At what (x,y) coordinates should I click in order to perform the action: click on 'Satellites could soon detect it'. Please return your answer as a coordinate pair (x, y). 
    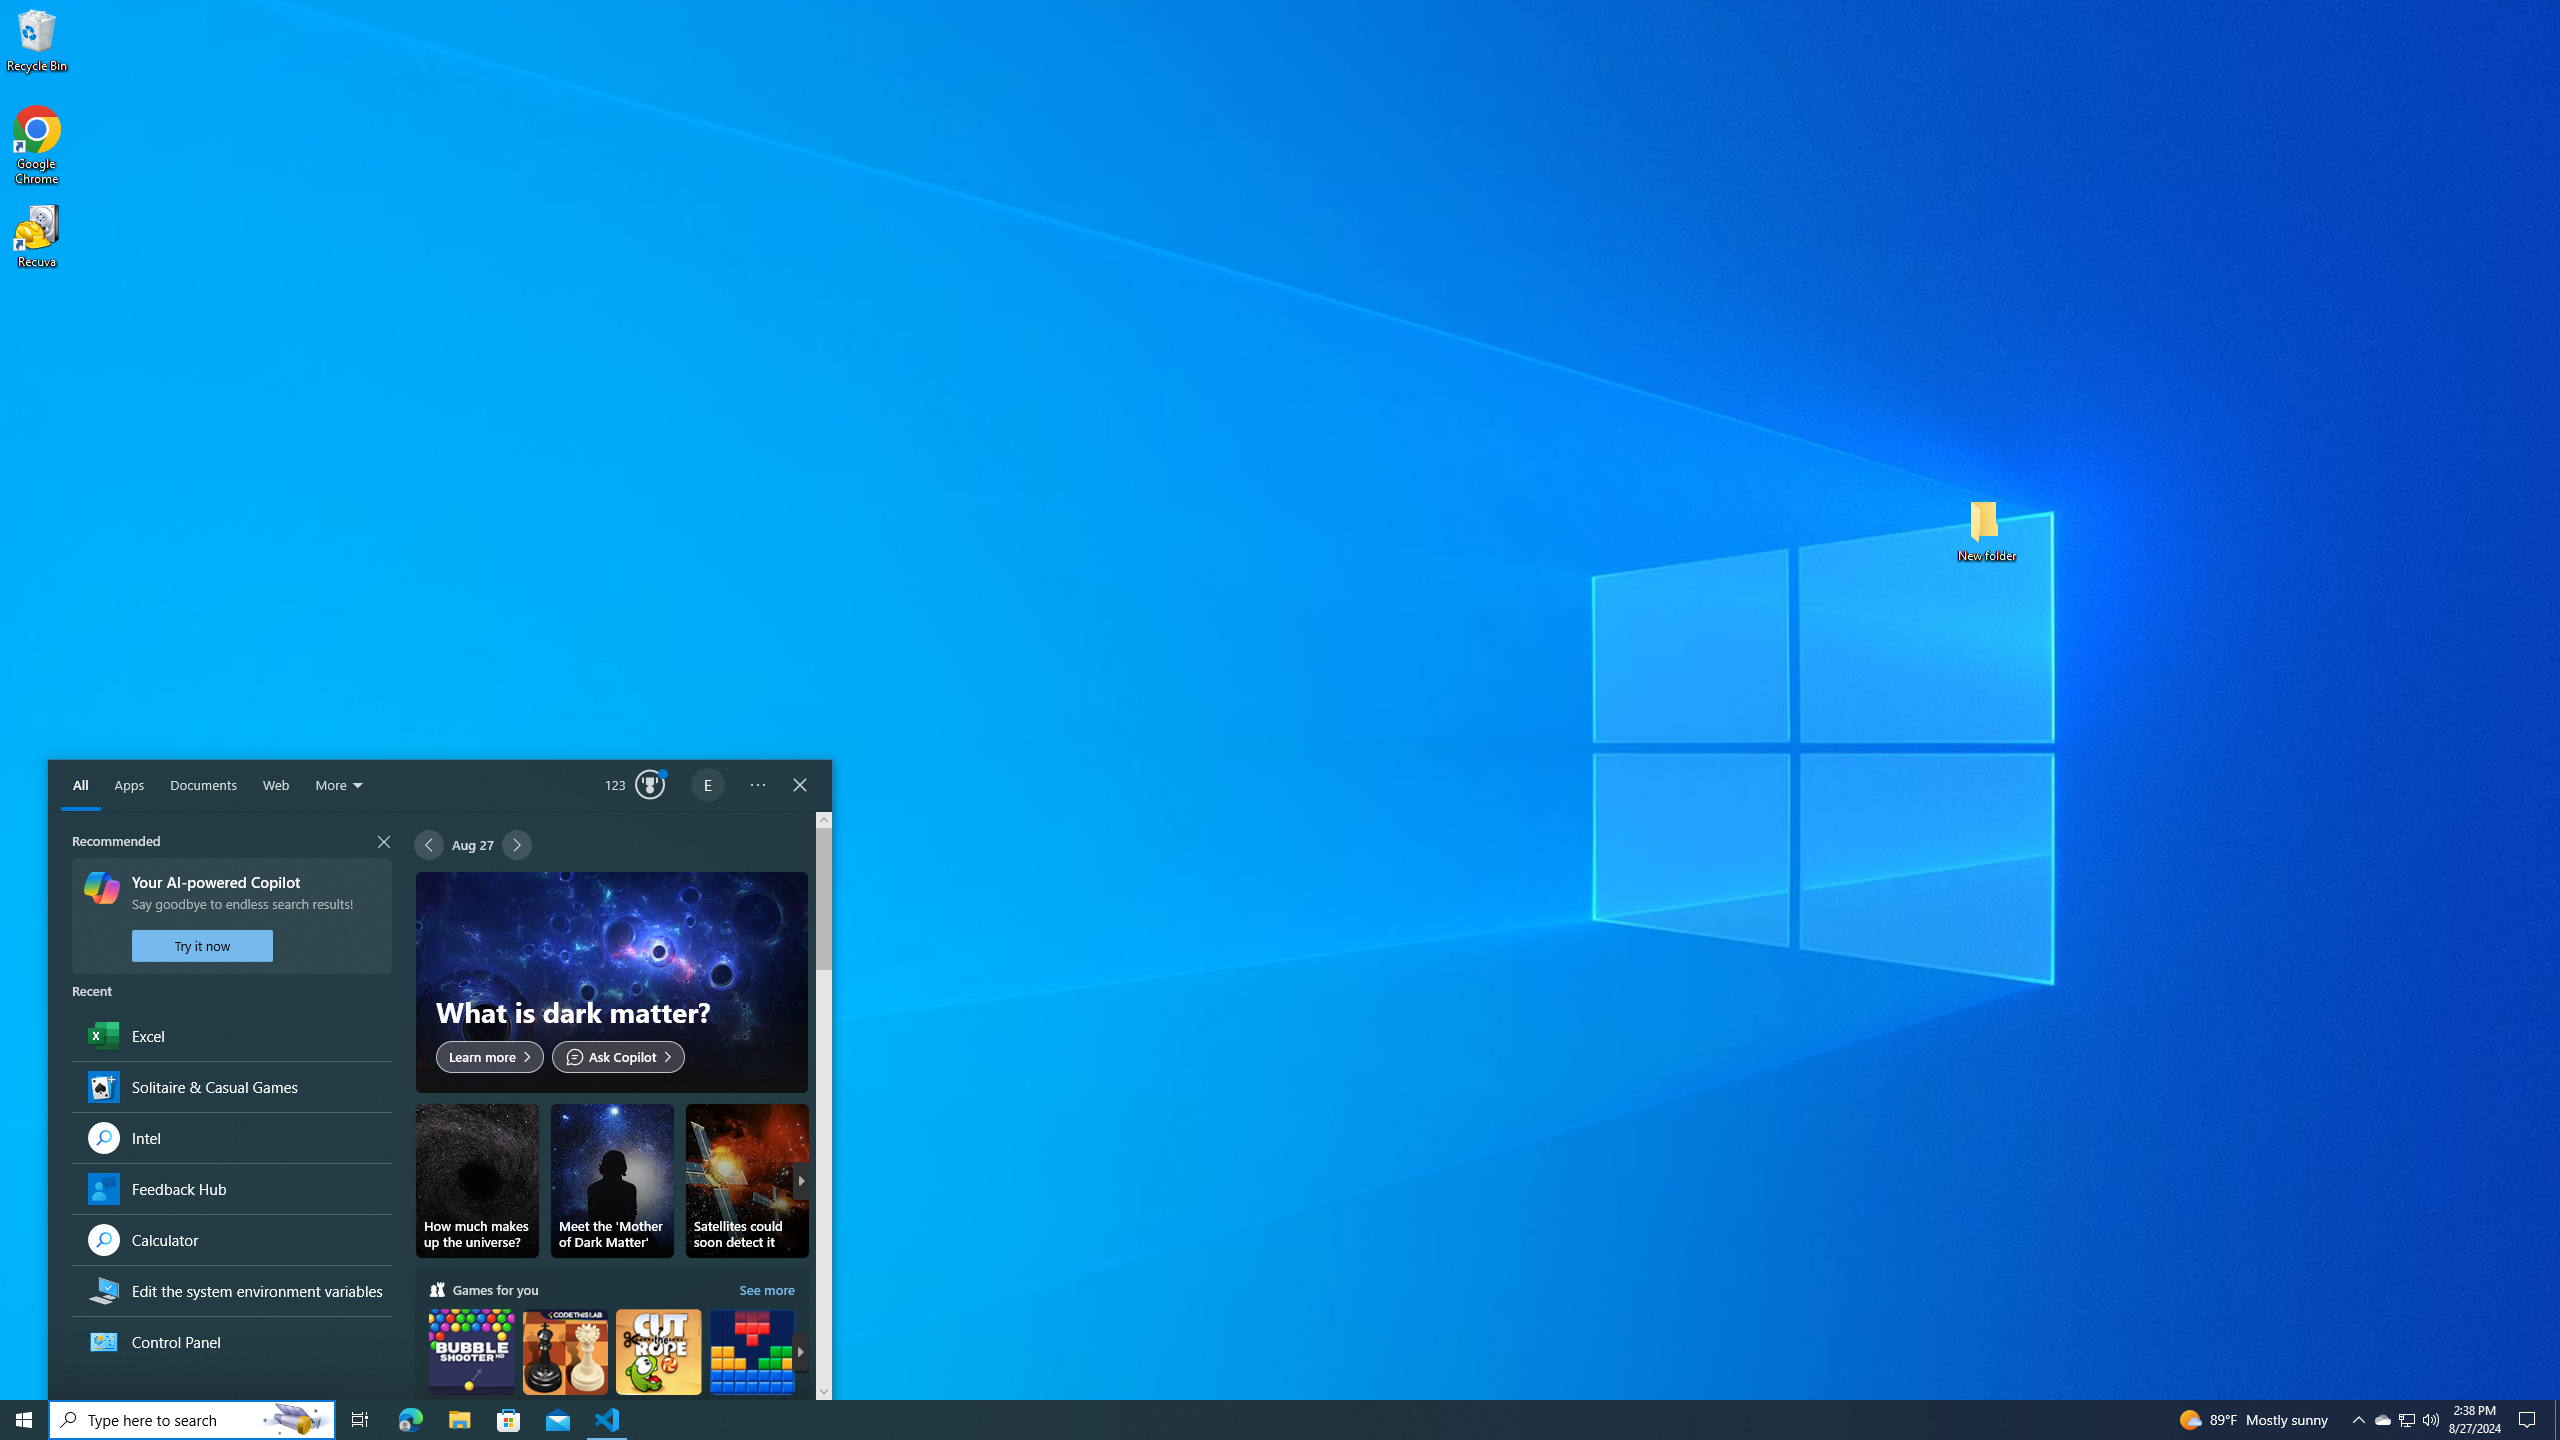
    Looking at the image, I should click on (746, 1180).